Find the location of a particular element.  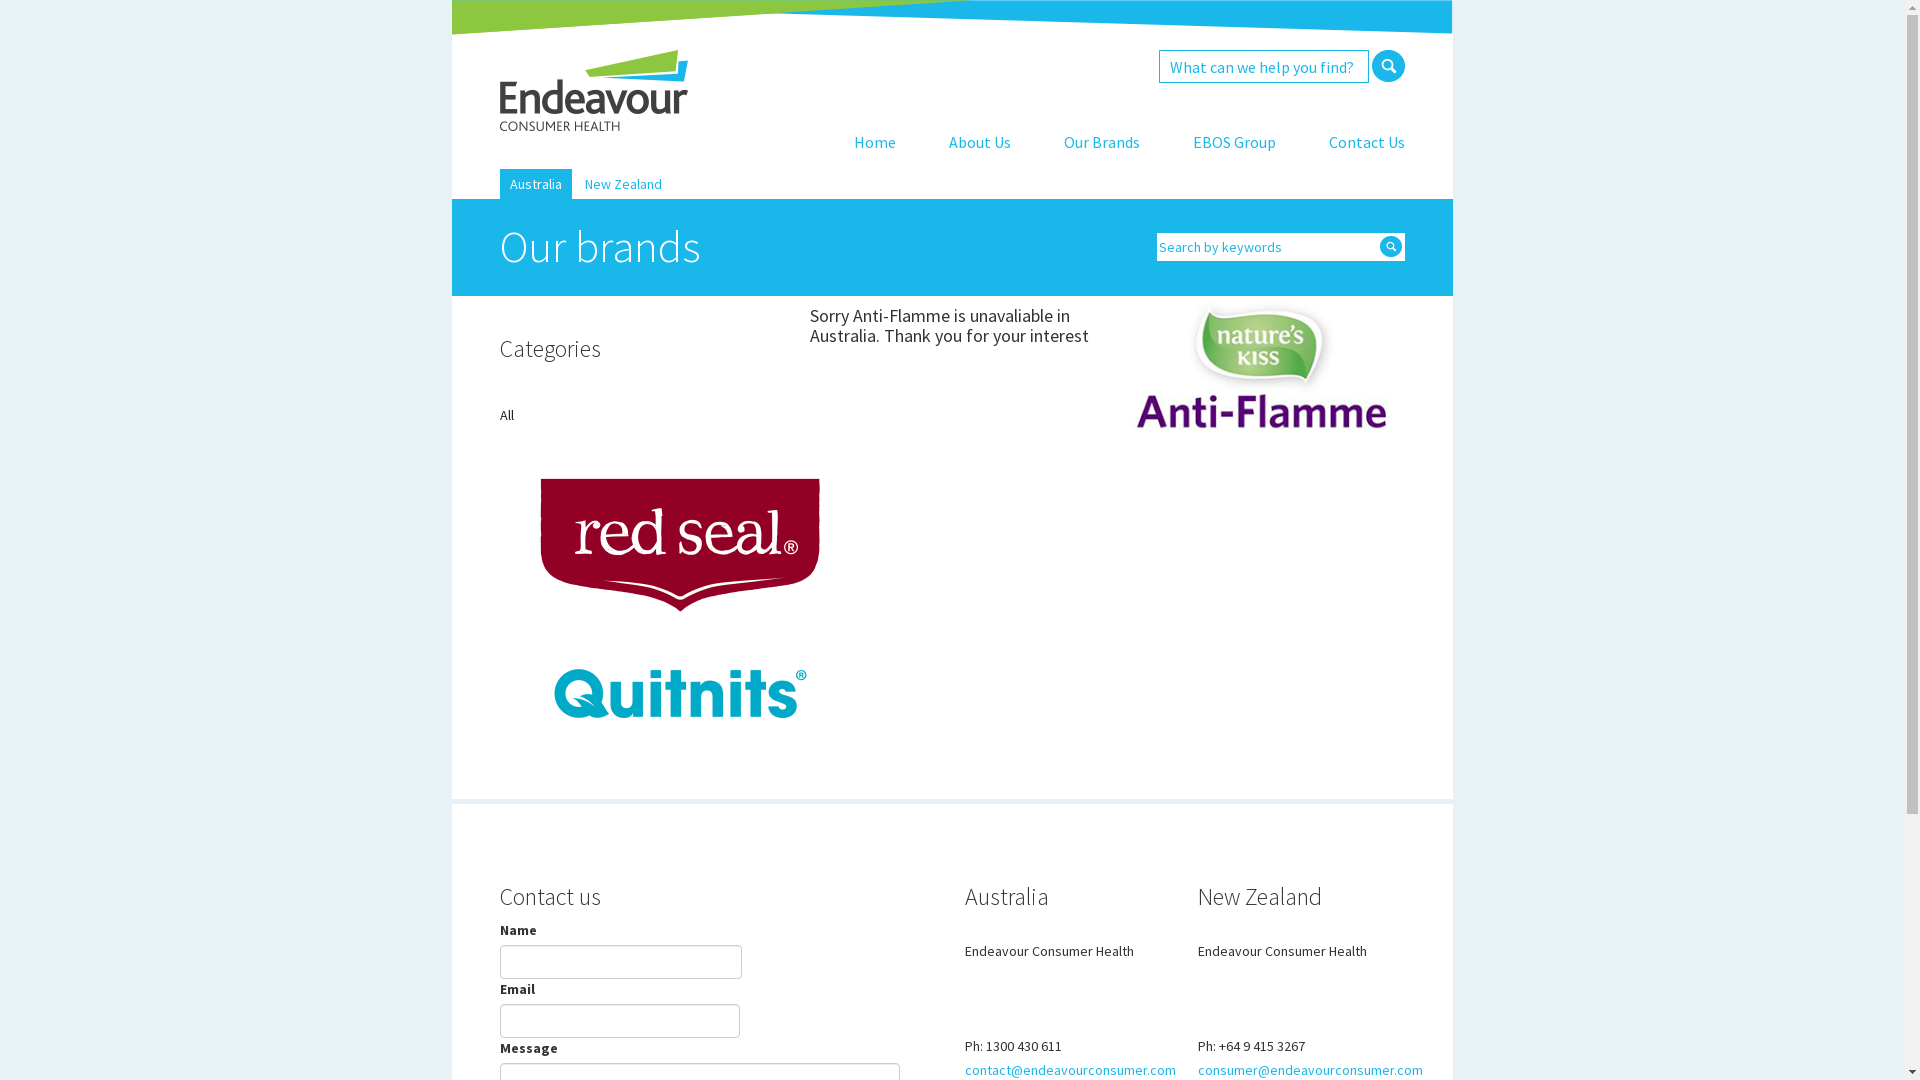

'Contact Us' is located at coordinates (1366, 141).